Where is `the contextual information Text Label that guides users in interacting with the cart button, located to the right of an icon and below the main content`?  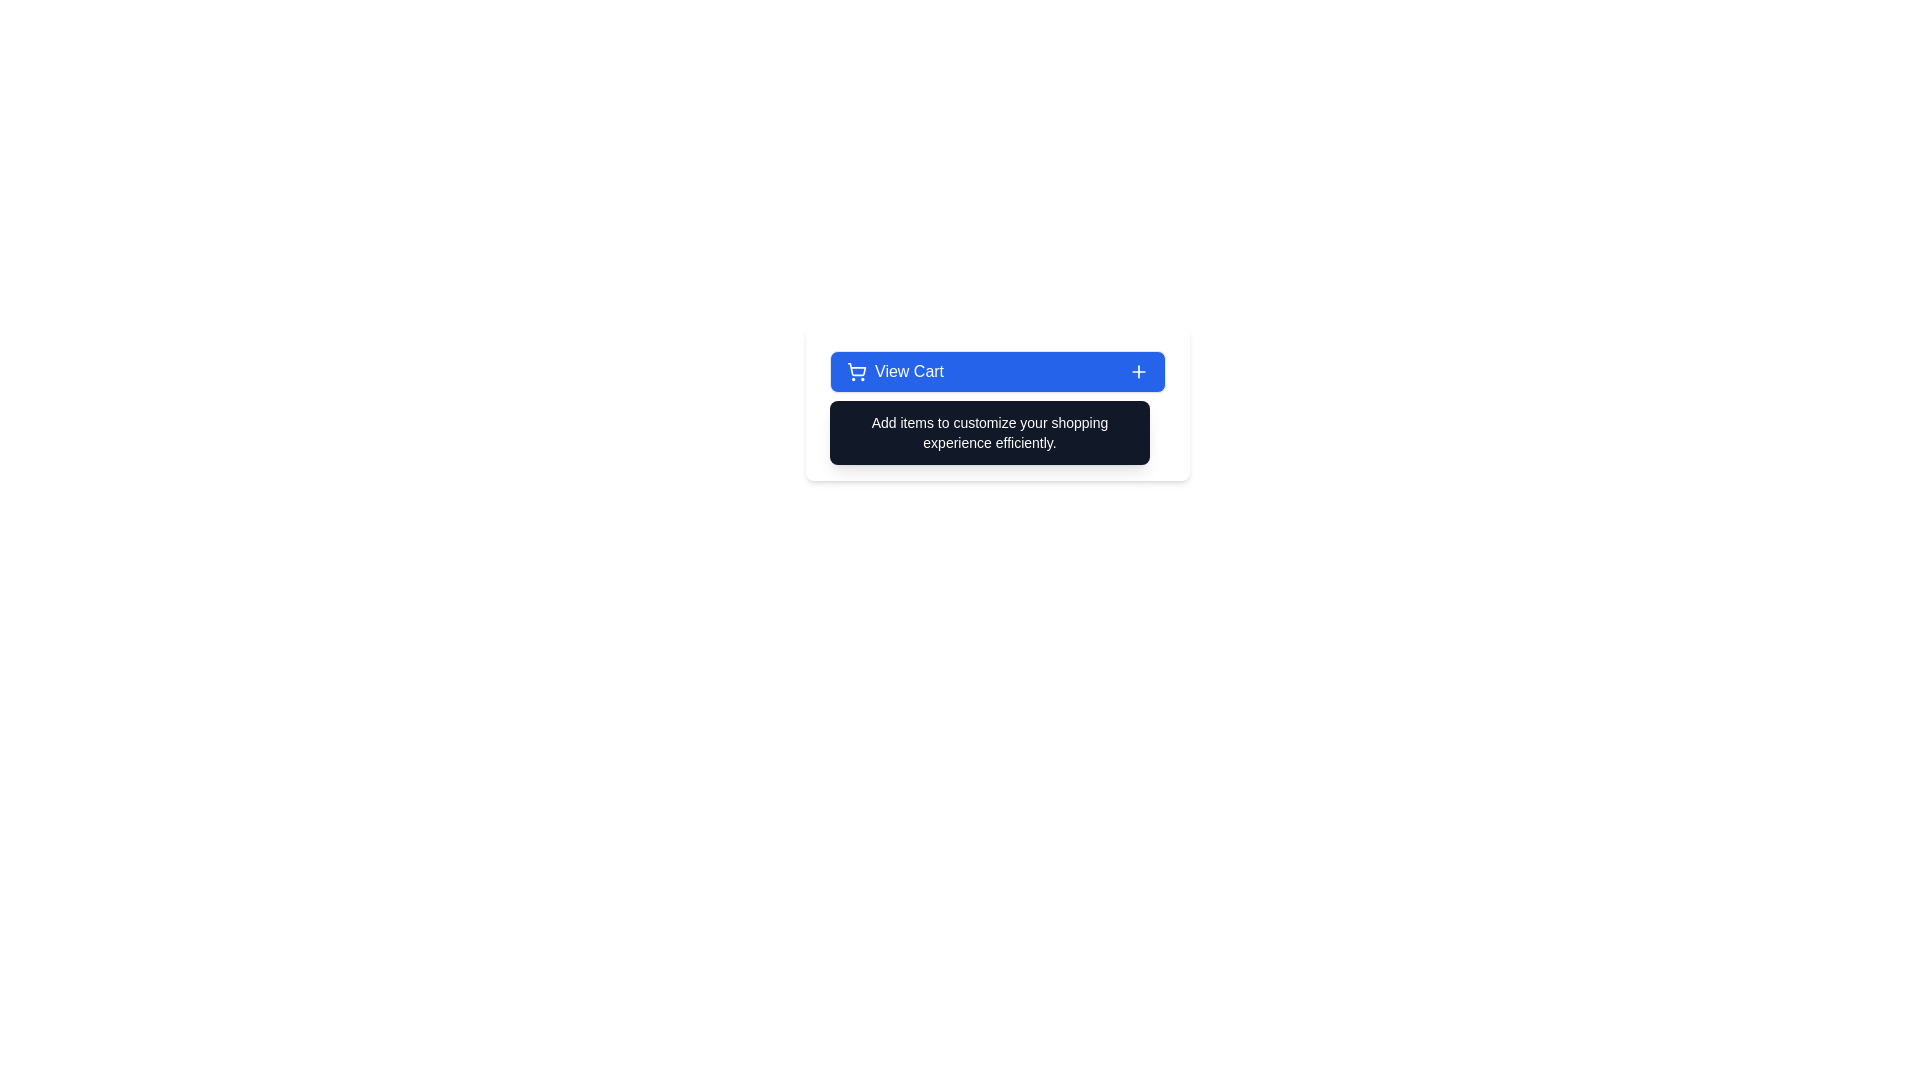
the contextual information Text Label that guides users in interacting with the cart button, located to the right of an icon and below the main content is located at coordinates (1012, 435).